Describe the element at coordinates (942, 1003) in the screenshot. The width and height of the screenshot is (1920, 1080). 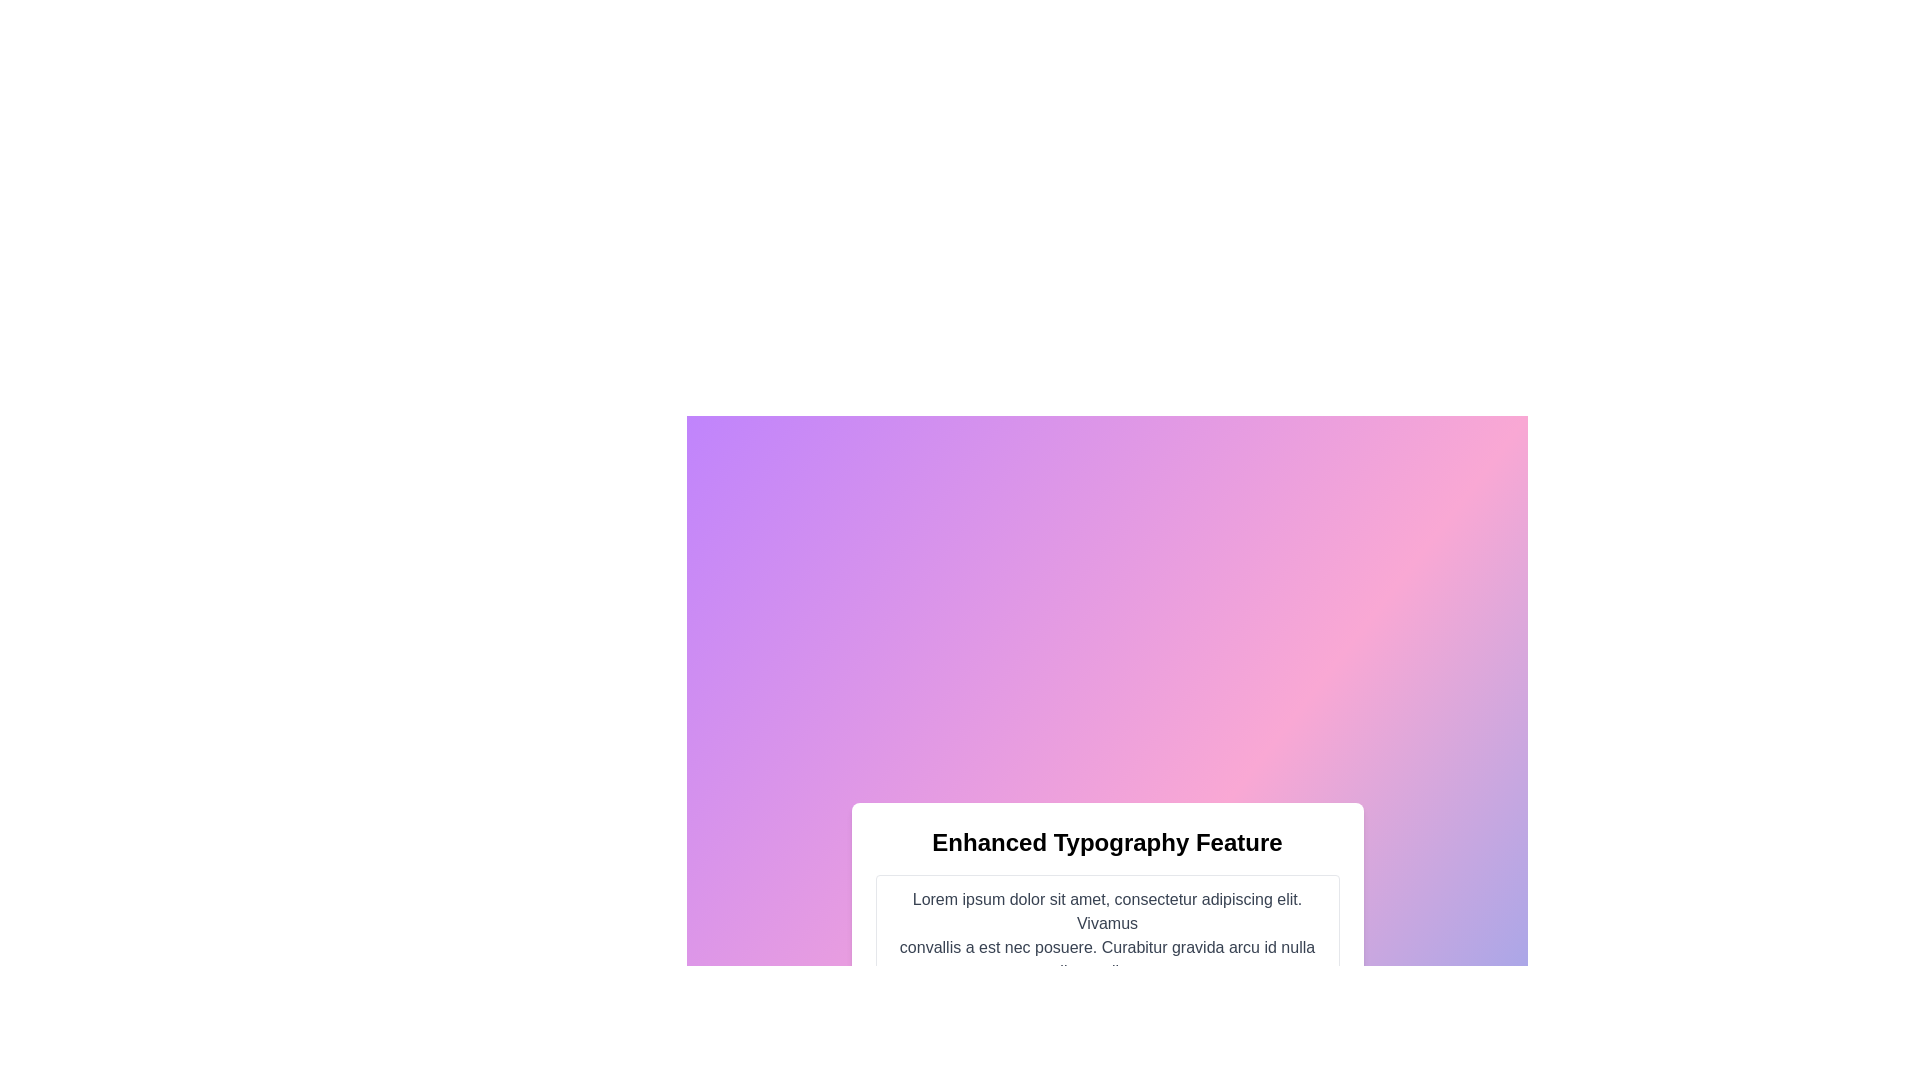
I see `the interactive link located at the bottom of the displayed interface, contained within a rounded, bordered, light background box` at that location.